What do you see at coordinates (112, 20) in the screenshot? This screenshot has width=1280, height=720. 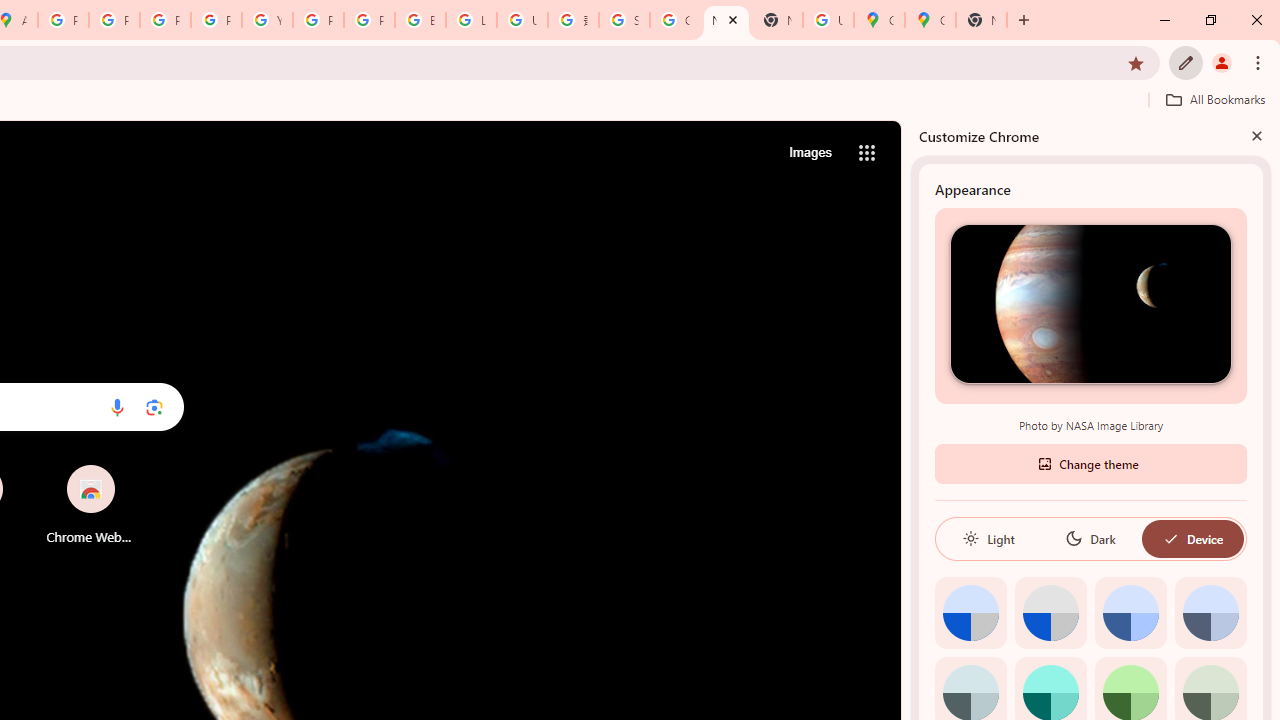 I see `'Privacy Help Center - Policies Help'` at bounding box center [112, 20].